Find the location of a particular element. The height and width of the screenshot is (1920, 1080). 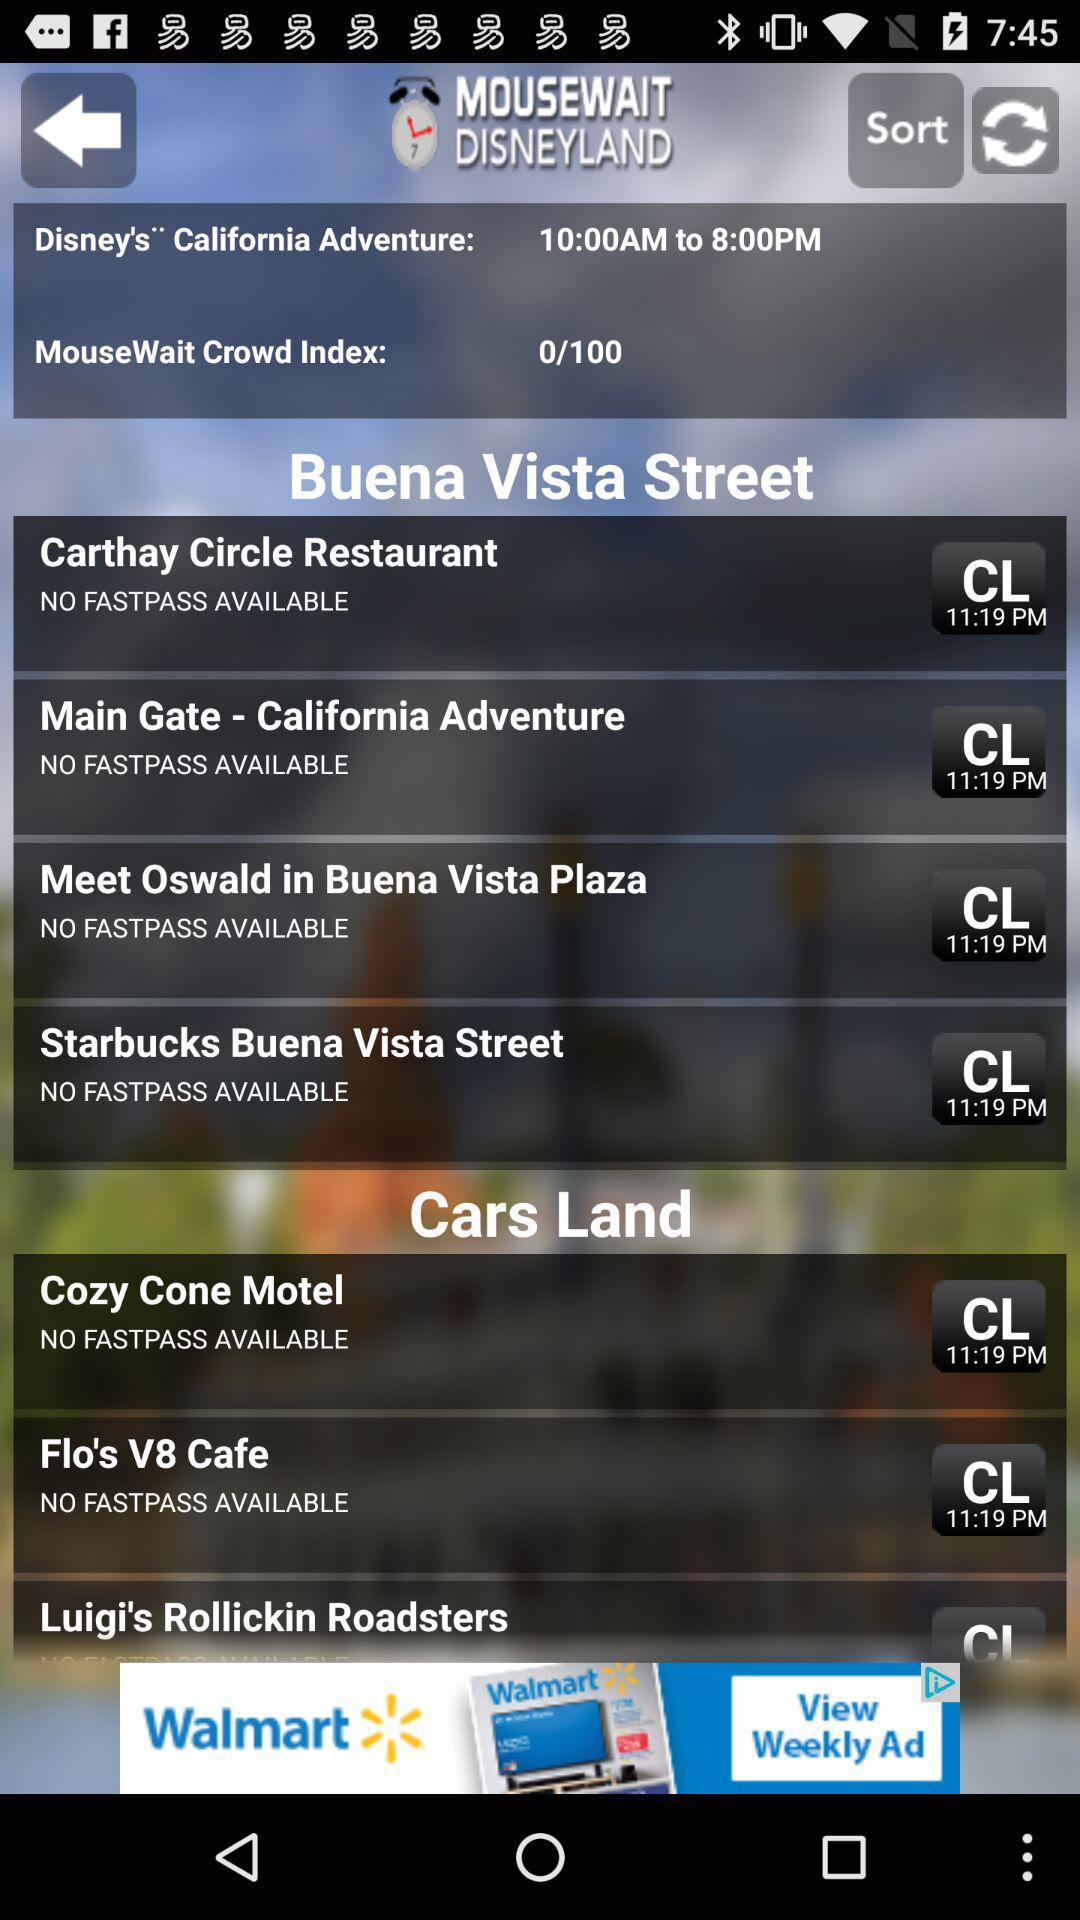

the refresh icon is located at coordinates (1015, 138).